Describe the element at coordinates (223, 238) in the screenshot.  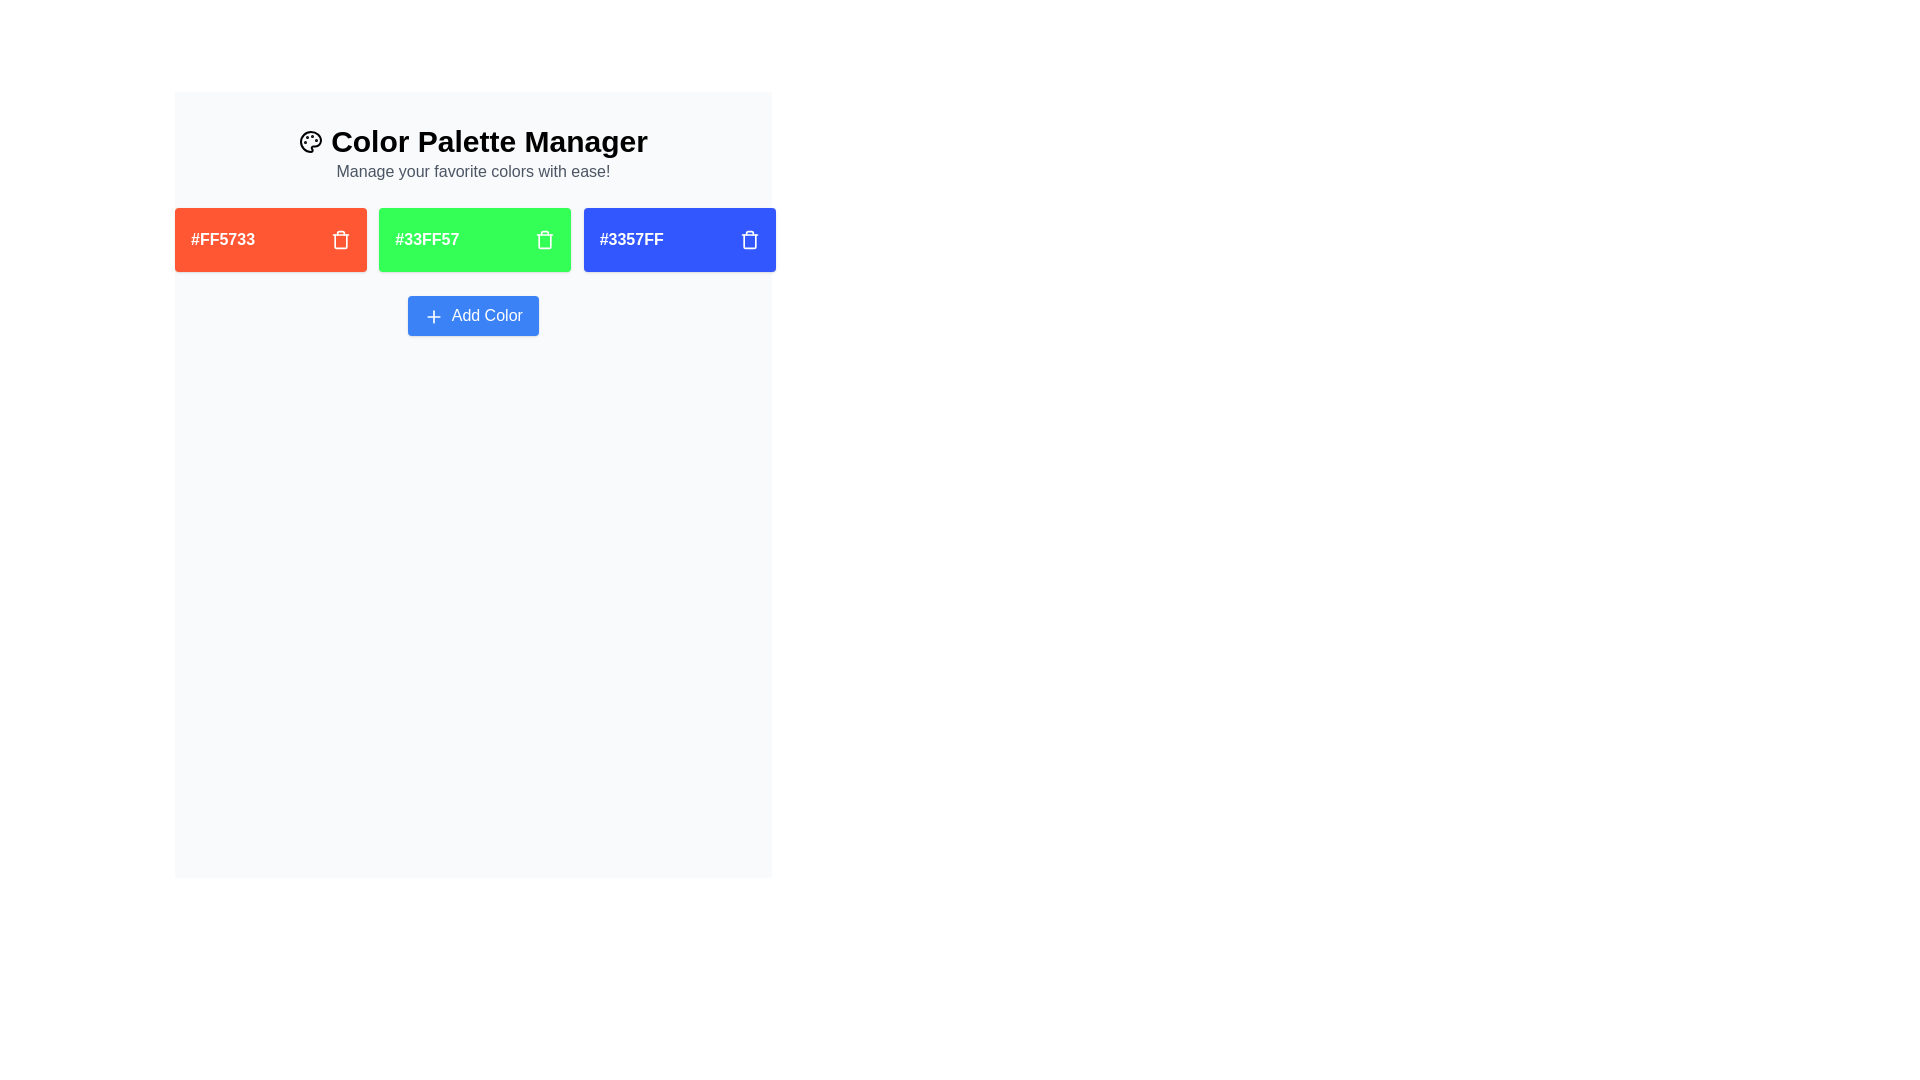
I see `the text label displaying the color code '#FF5733' in white font with bold weight, located within the first color block on the left side, adjacent to a trash icon` at that location.